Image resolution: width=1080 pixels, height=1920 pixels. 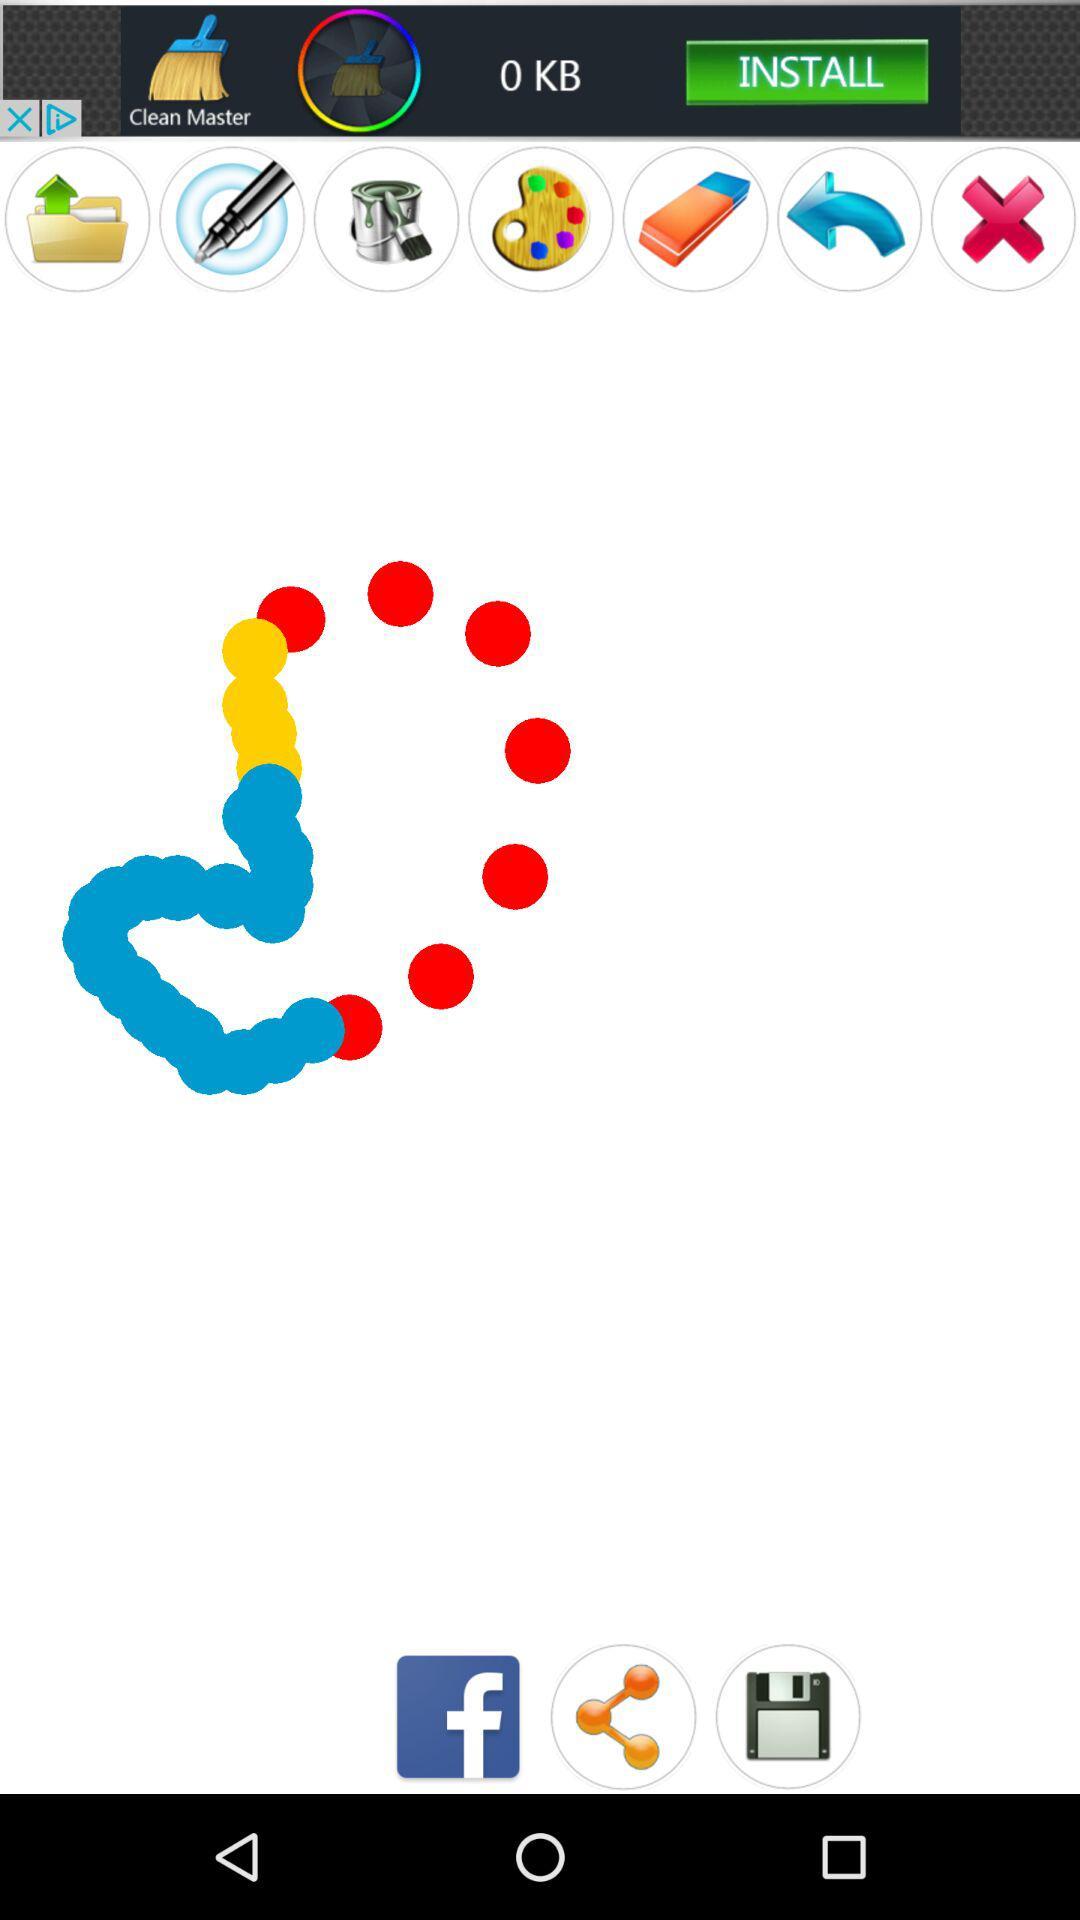 What do you see at coordinates (540, 70) in the screenshot?
I see `open advertisement` at bounding box center [540, 70].